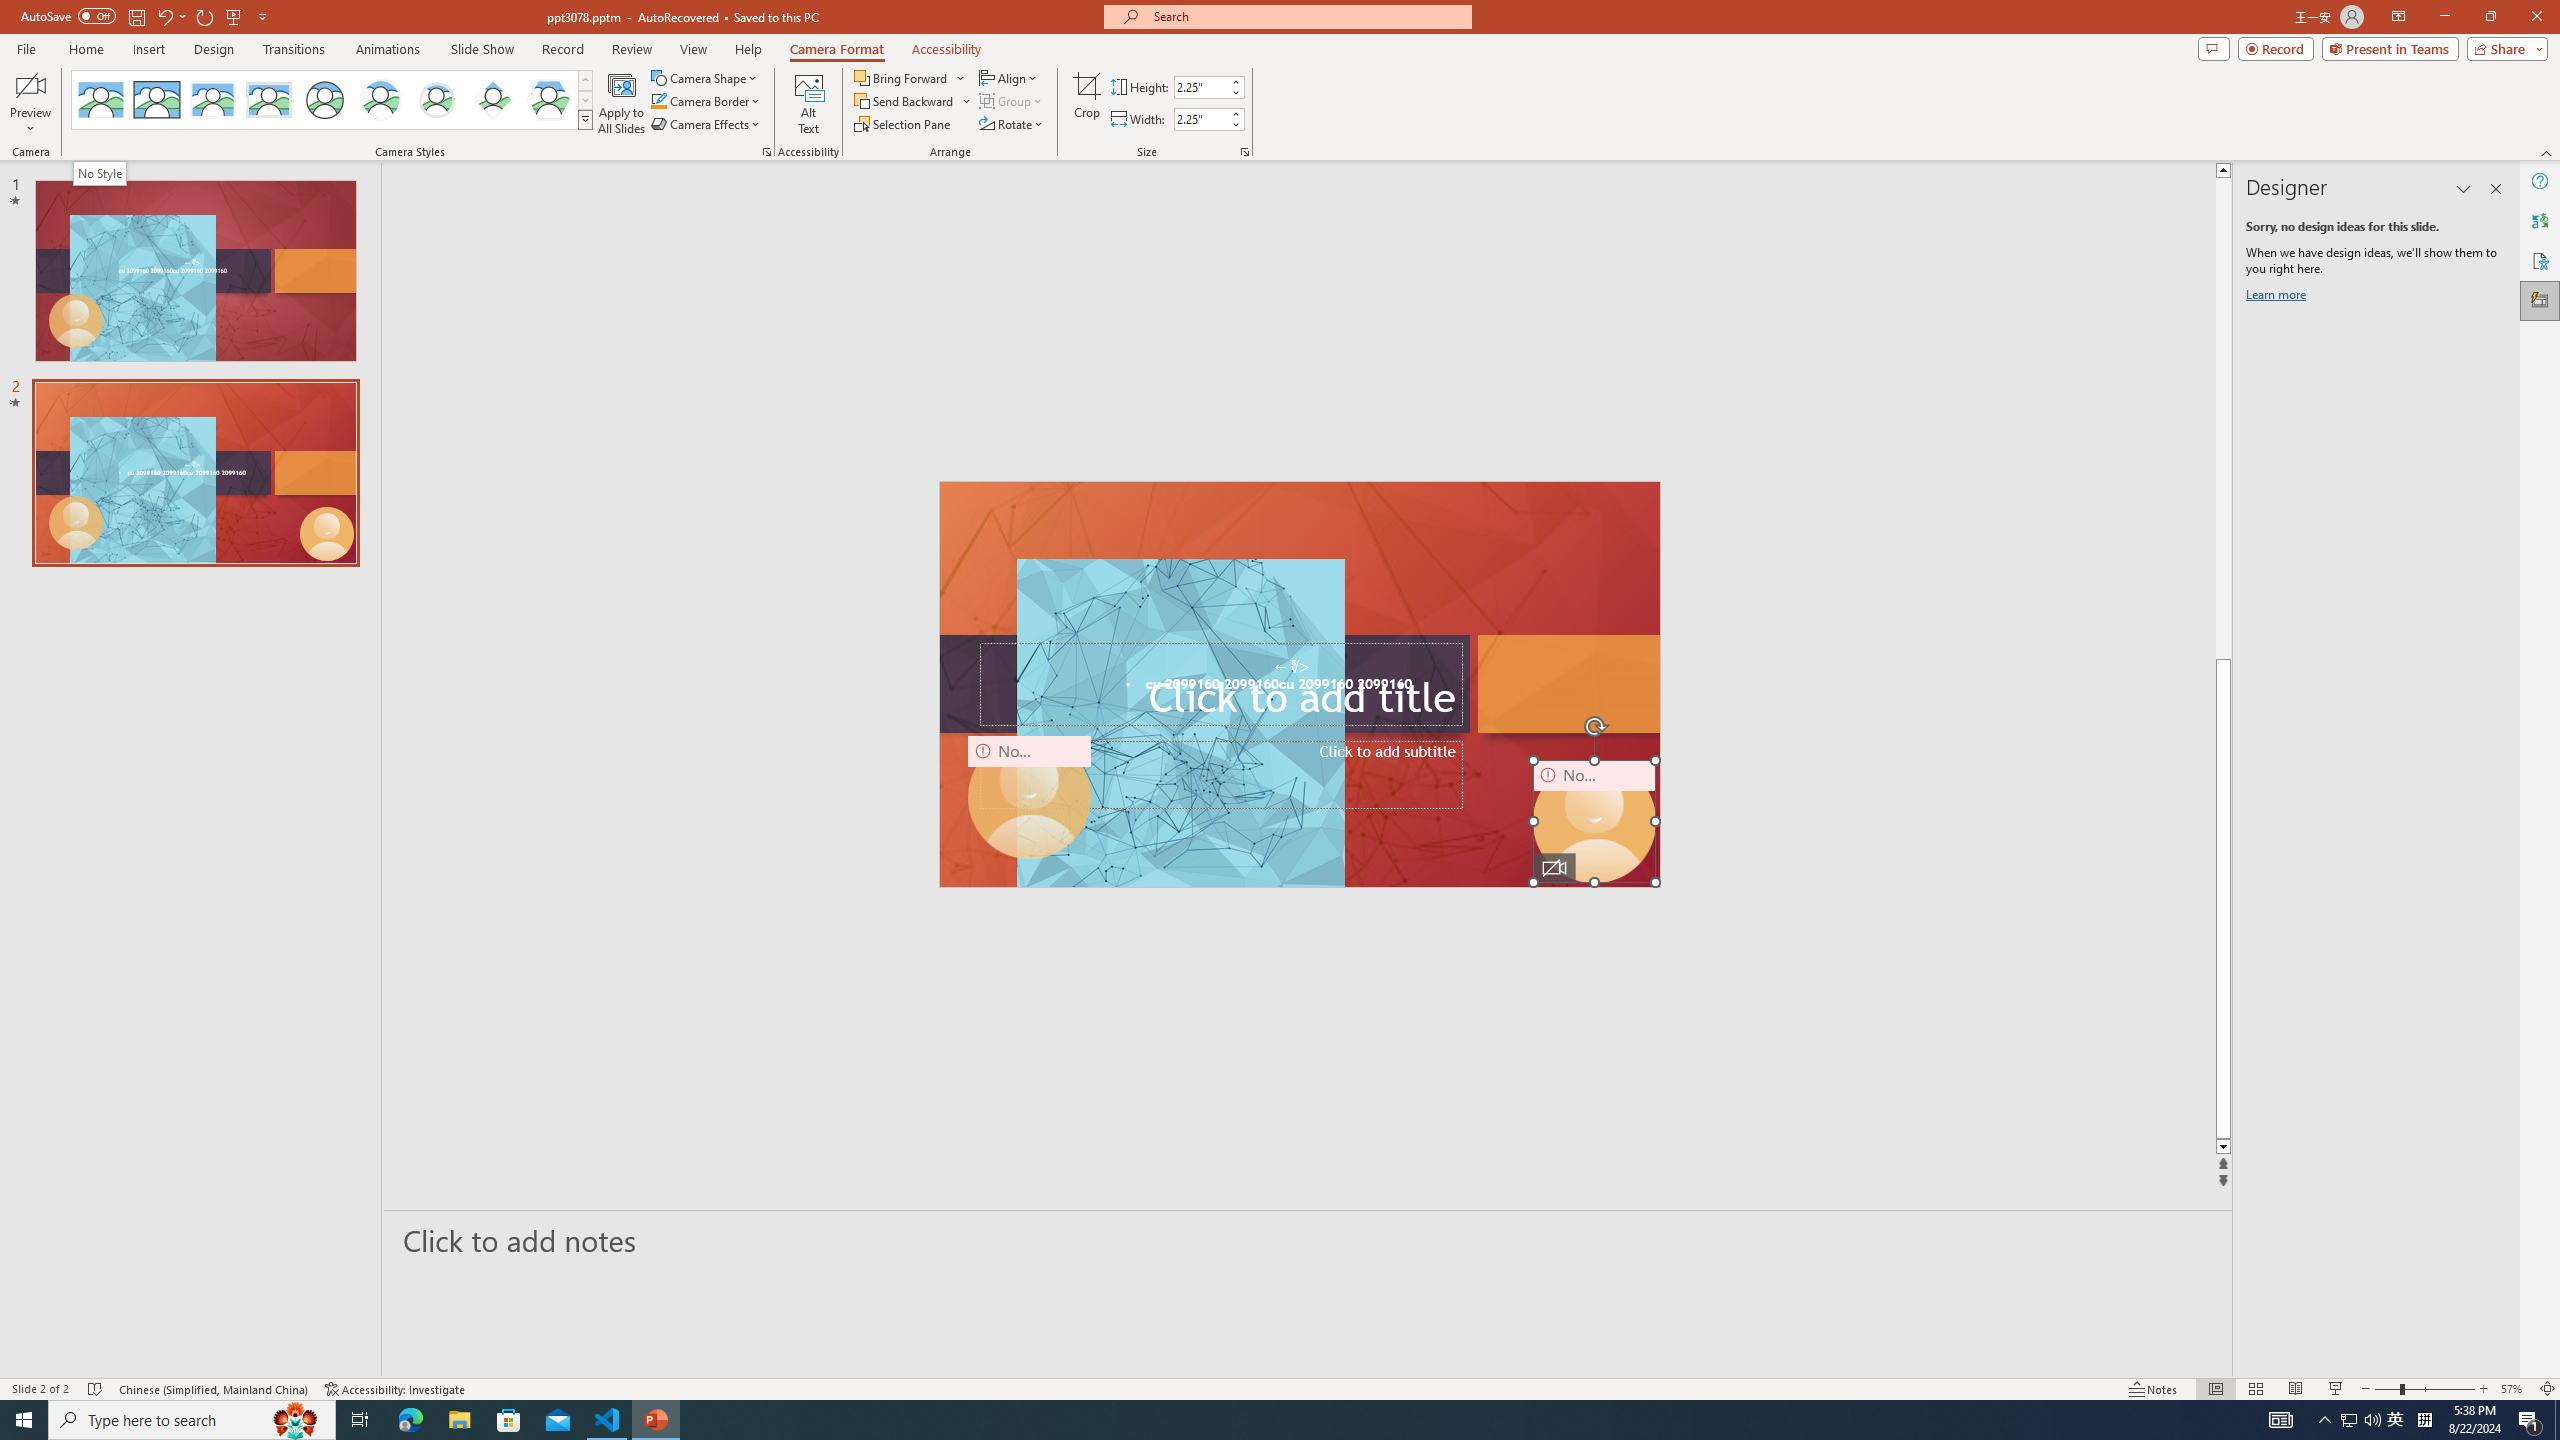 Image resolution: width=2560 pixels, height=1440 pixels. I want to click on 'Transitions', so click(293, 49).